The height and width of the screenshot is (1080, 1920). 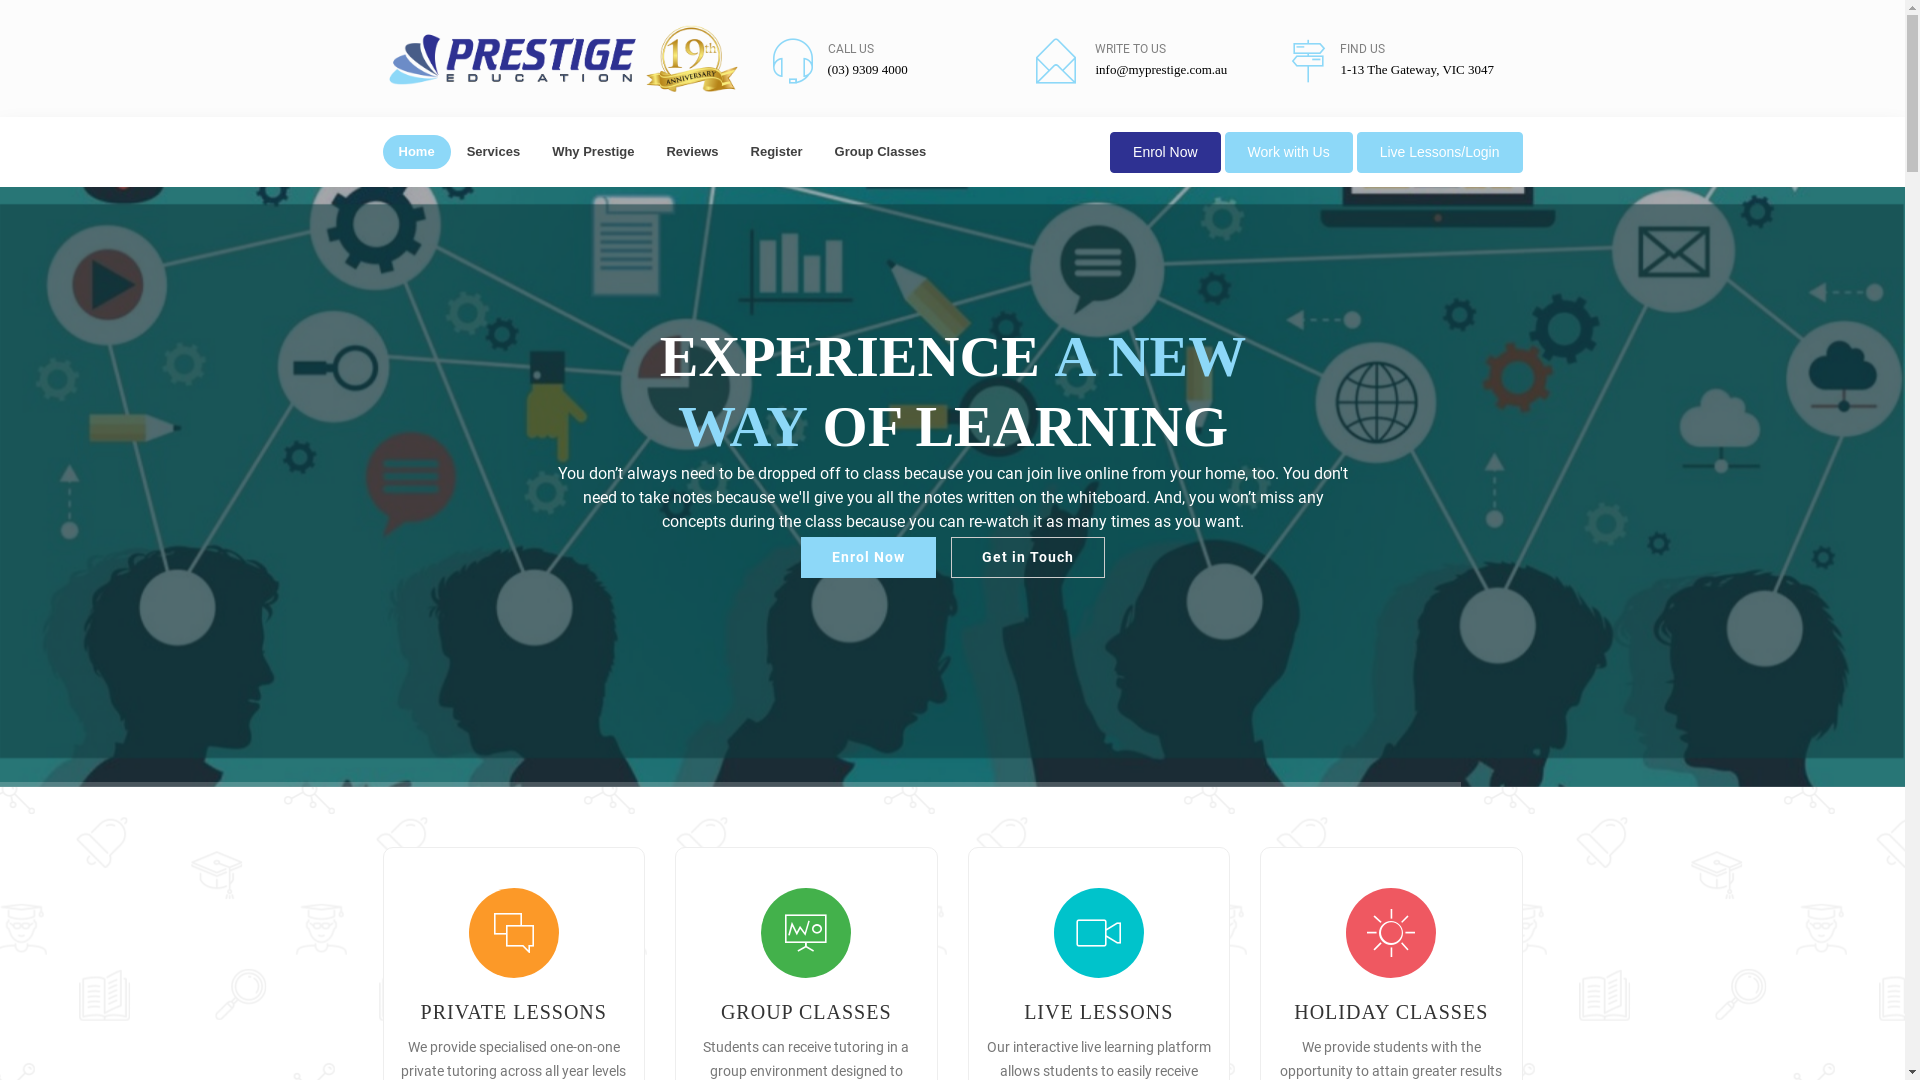 What do you see at coordinates (1339, 48) in the screenshot?
I see `'FIND US'` at bounding box center [1339, 48].